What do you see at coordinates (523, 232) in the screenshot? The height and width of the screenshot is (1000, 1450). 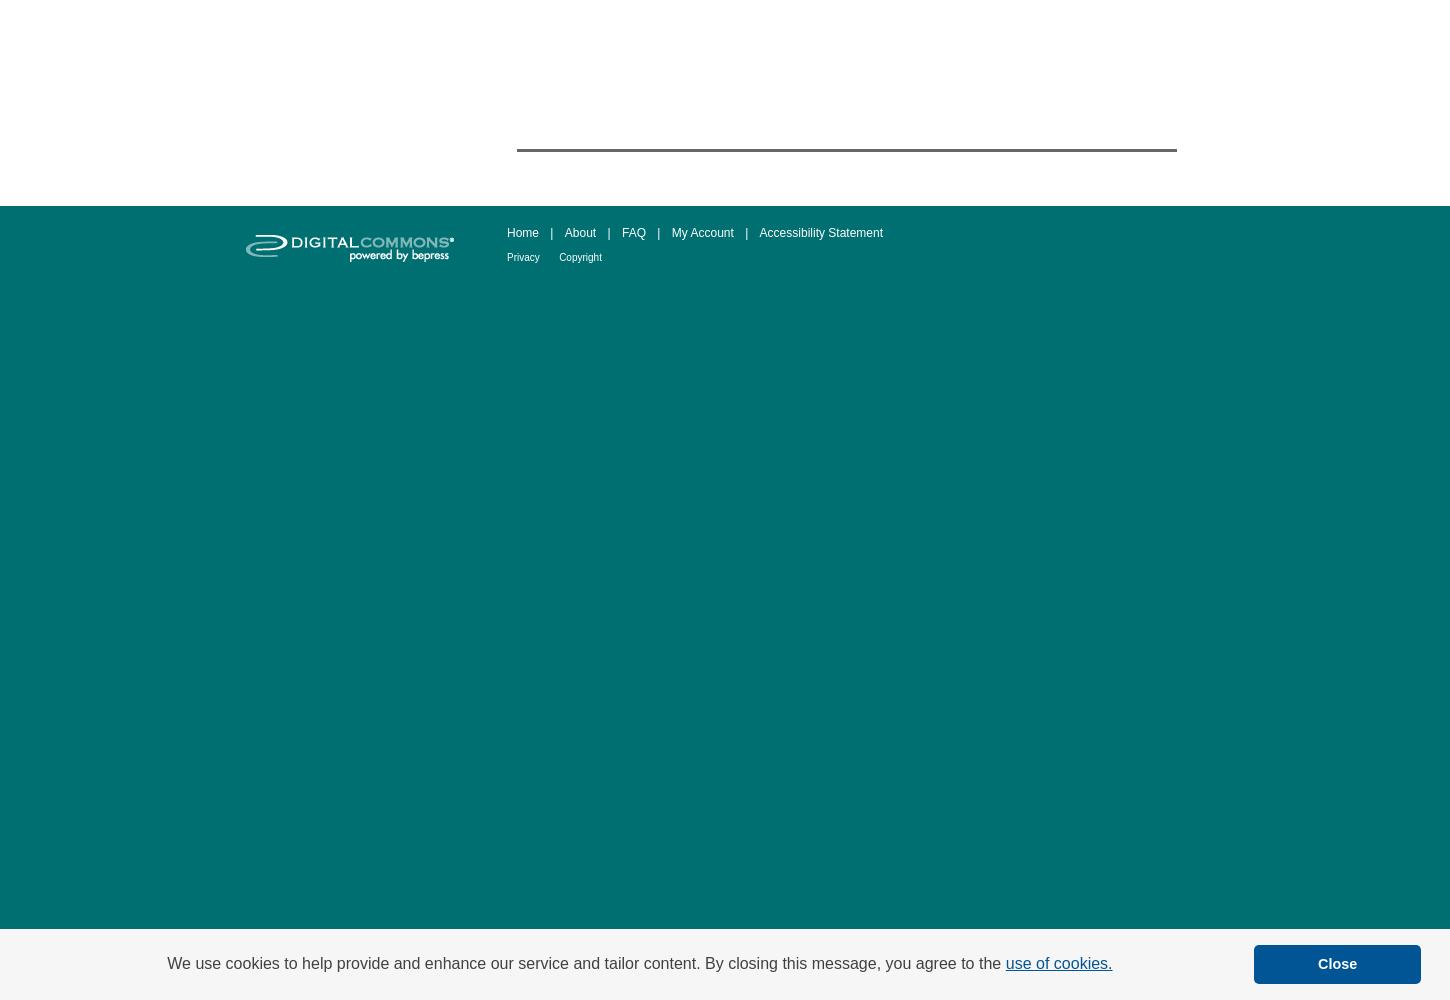 I see `'Home'` at bounding box center [523, 232].